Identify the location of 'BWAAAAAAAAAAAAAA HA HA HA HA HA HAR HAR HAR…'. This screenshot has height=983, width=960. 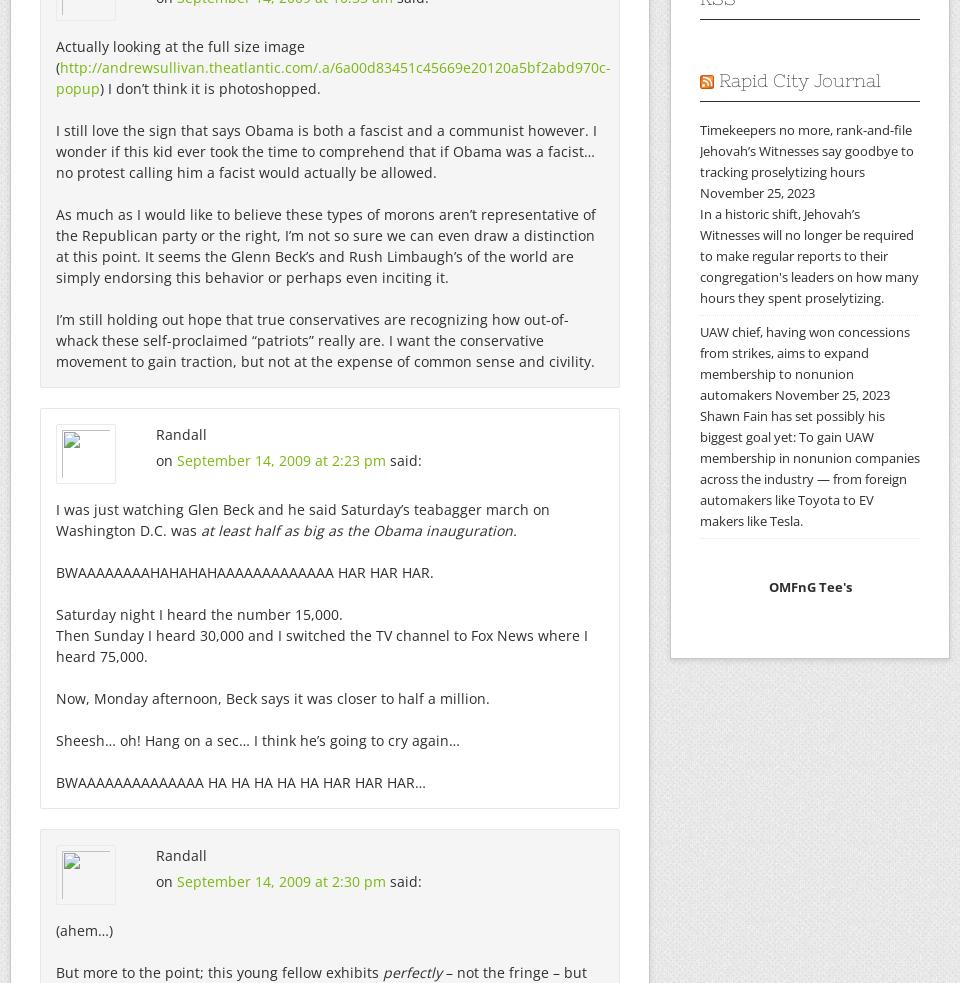
(240, 781).